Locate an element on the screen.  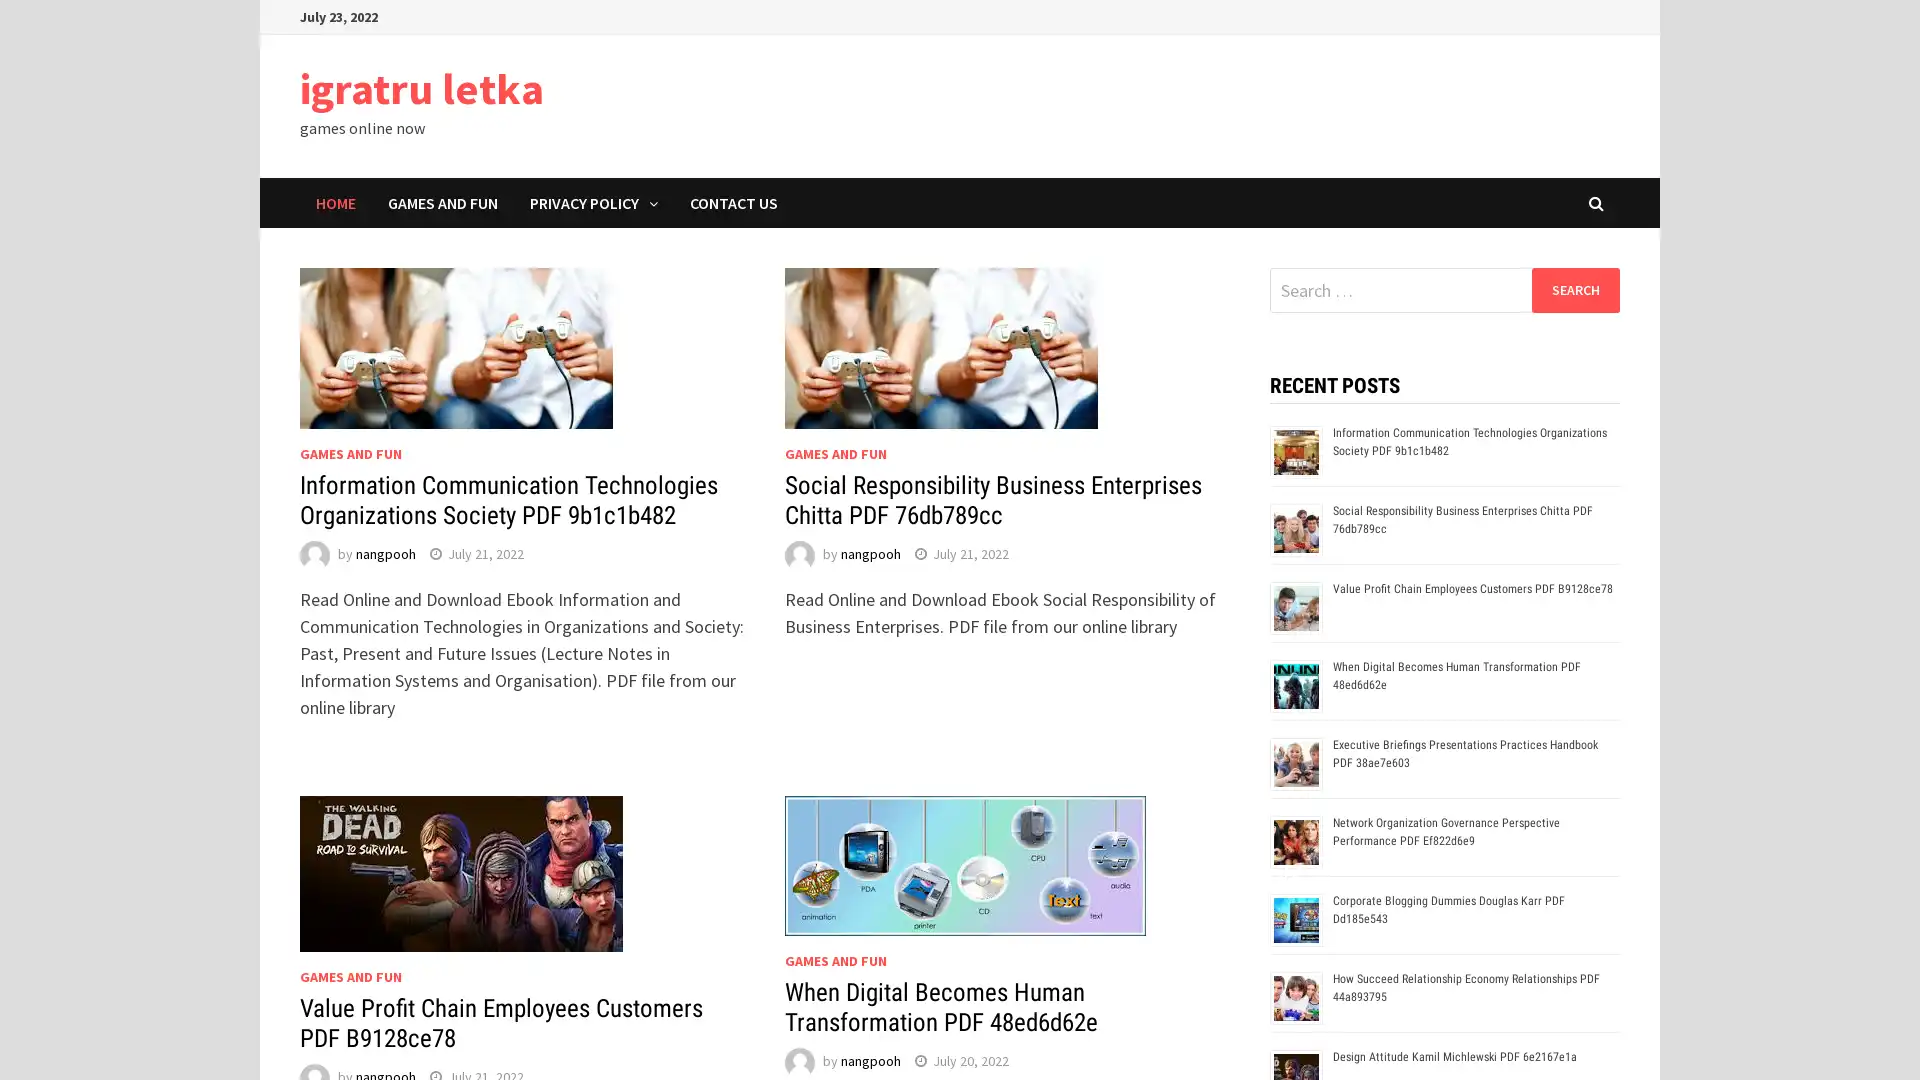
Search is located at coordinates (1574, 289).